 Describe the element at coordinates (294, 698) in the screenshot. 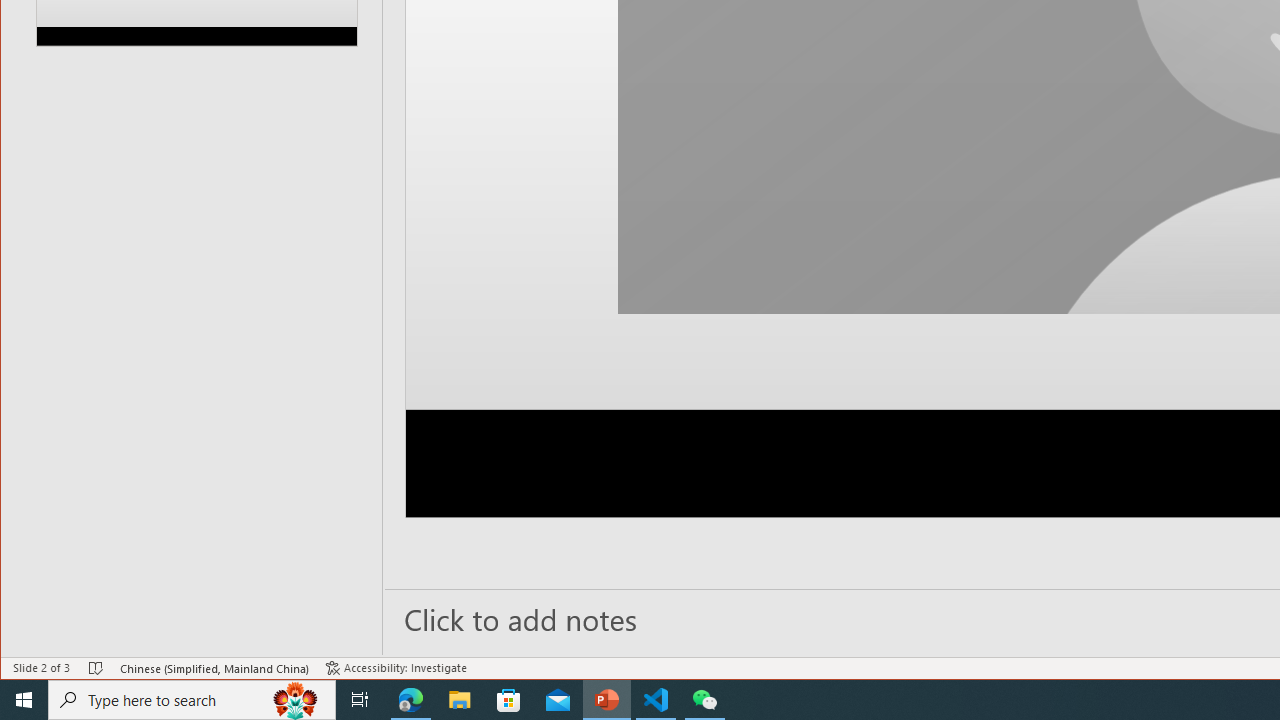

I see `'Search highlights icon opens search home window'` at that location.